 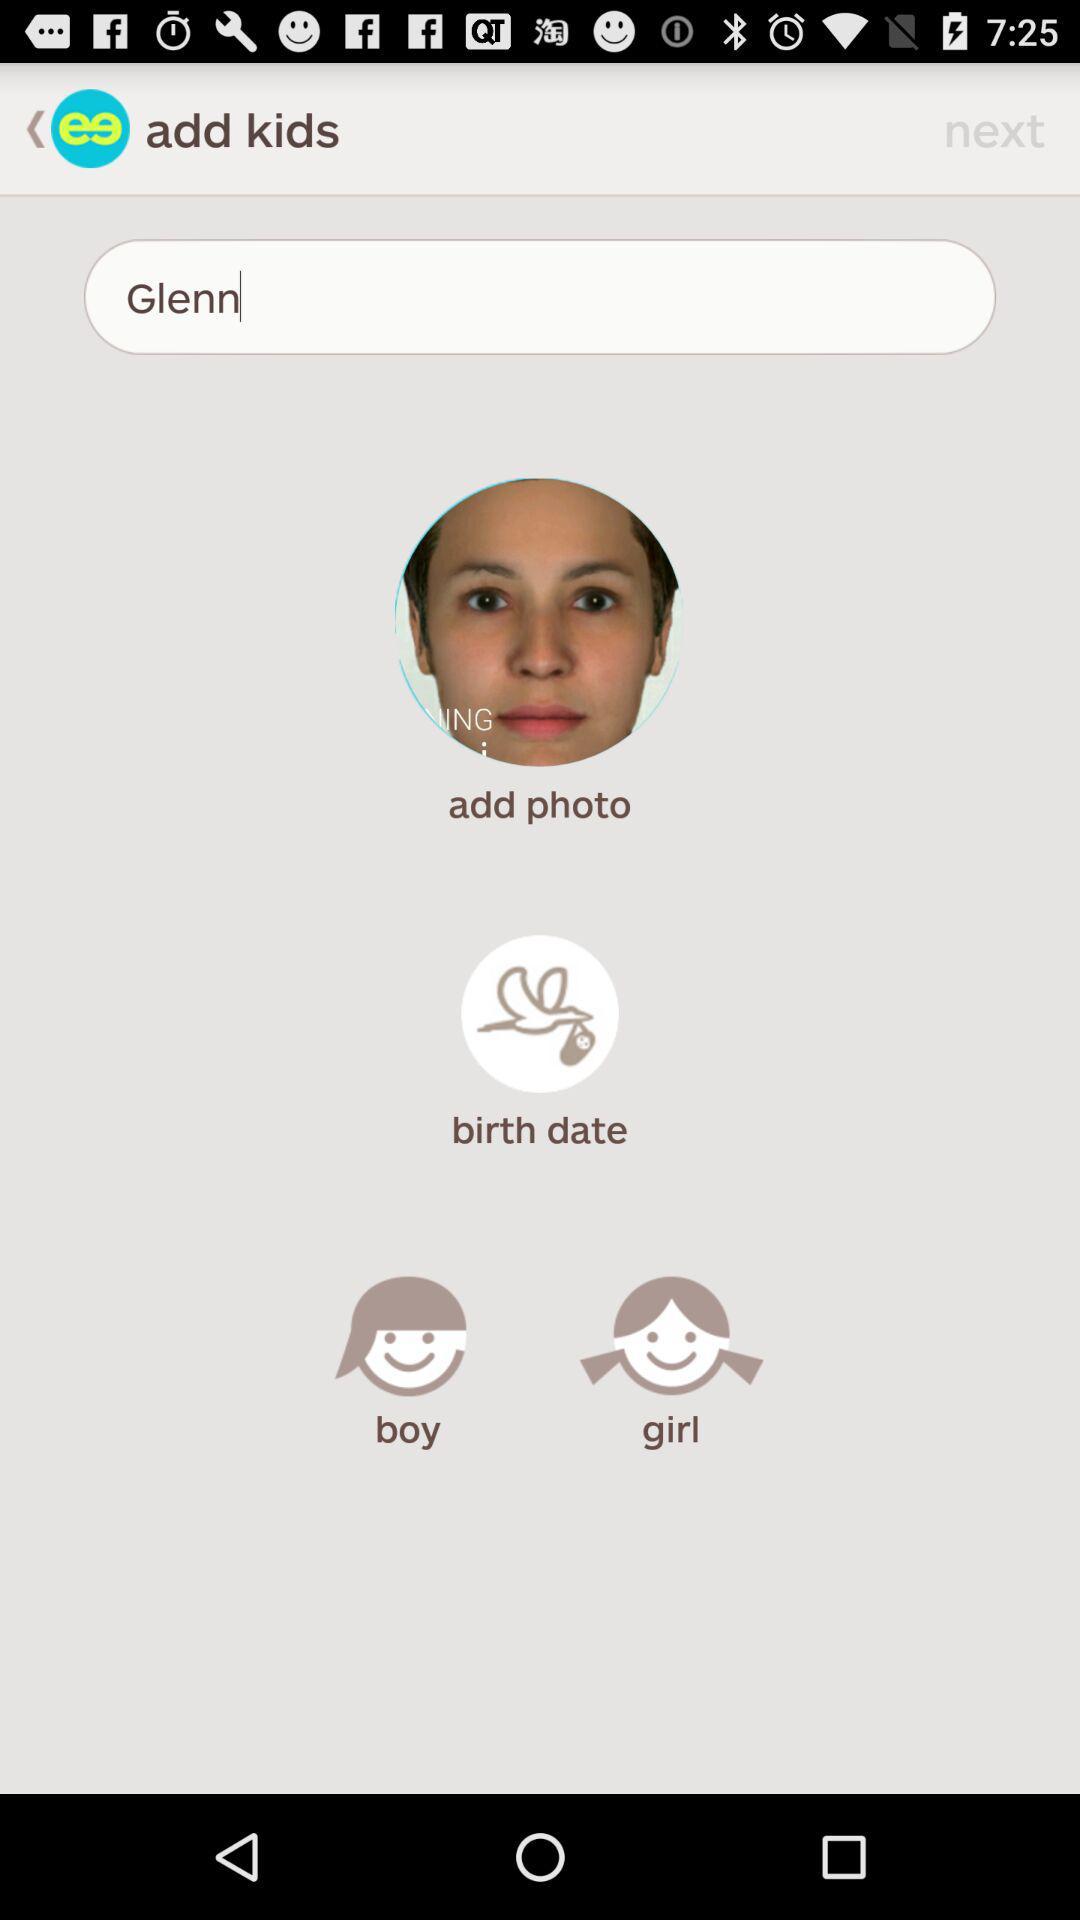 What do you see at coordinates (538, 622) in the screenshot?
I see `image above add photo` at bounding box center [538, 622].